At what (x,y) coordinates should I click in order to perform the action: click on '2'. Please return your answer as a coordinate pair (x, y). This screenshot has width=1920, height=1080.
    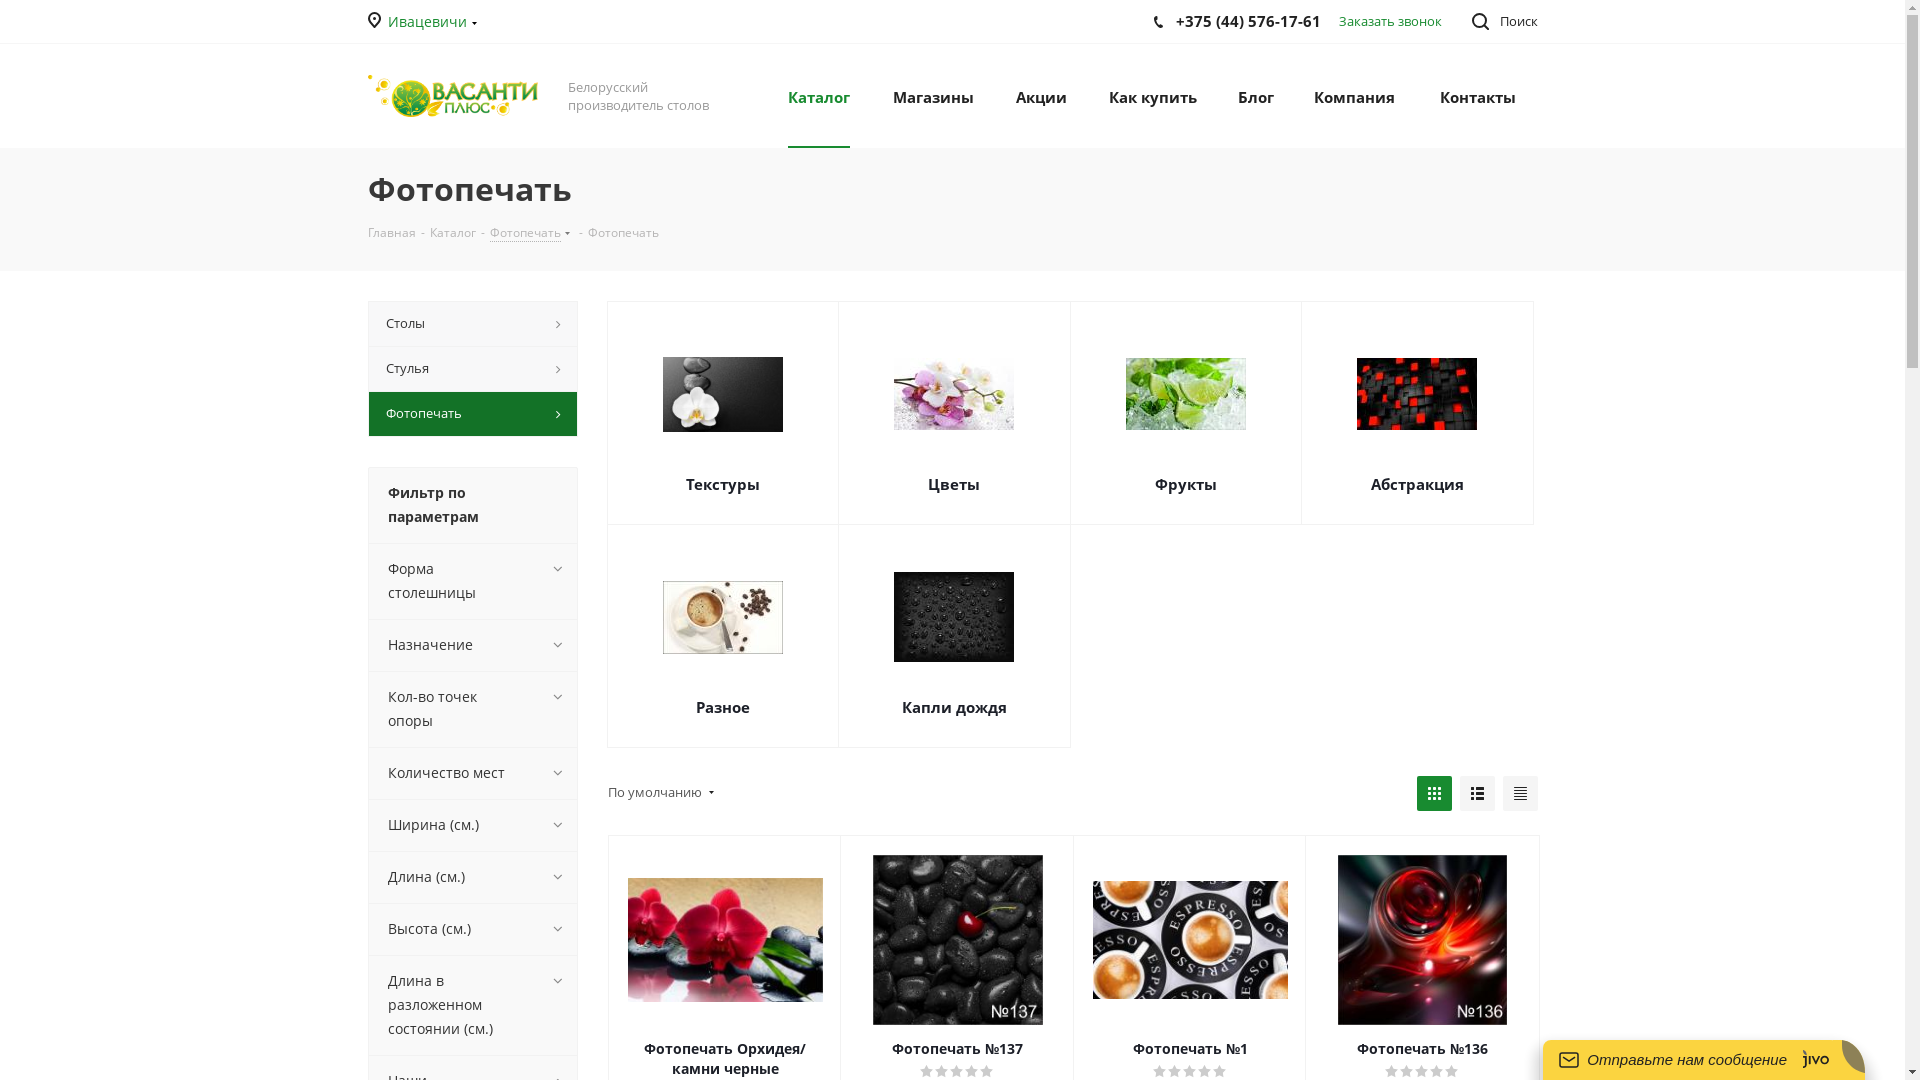
    Looking at the image, I should click on (934, 1071).